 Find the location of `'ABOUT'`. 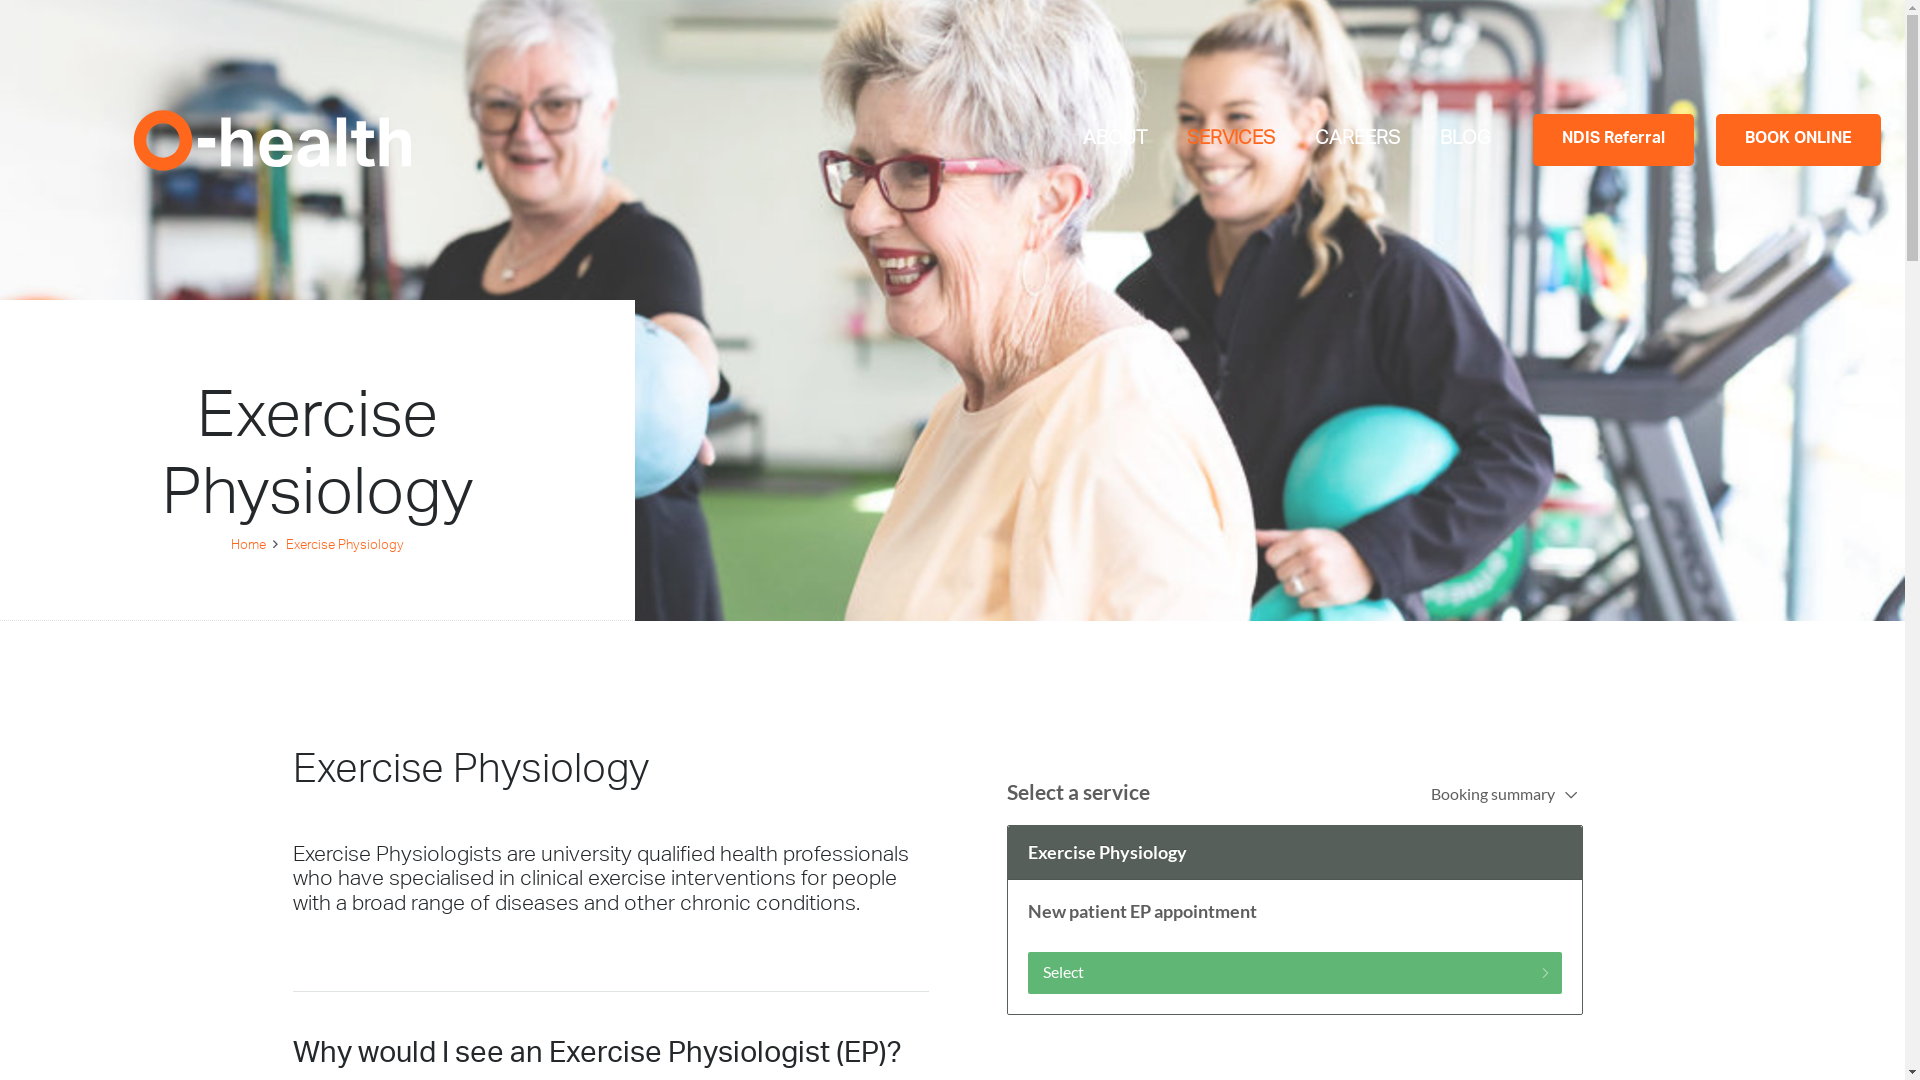

'ABOUT' is located at coordinates (1113, 138).